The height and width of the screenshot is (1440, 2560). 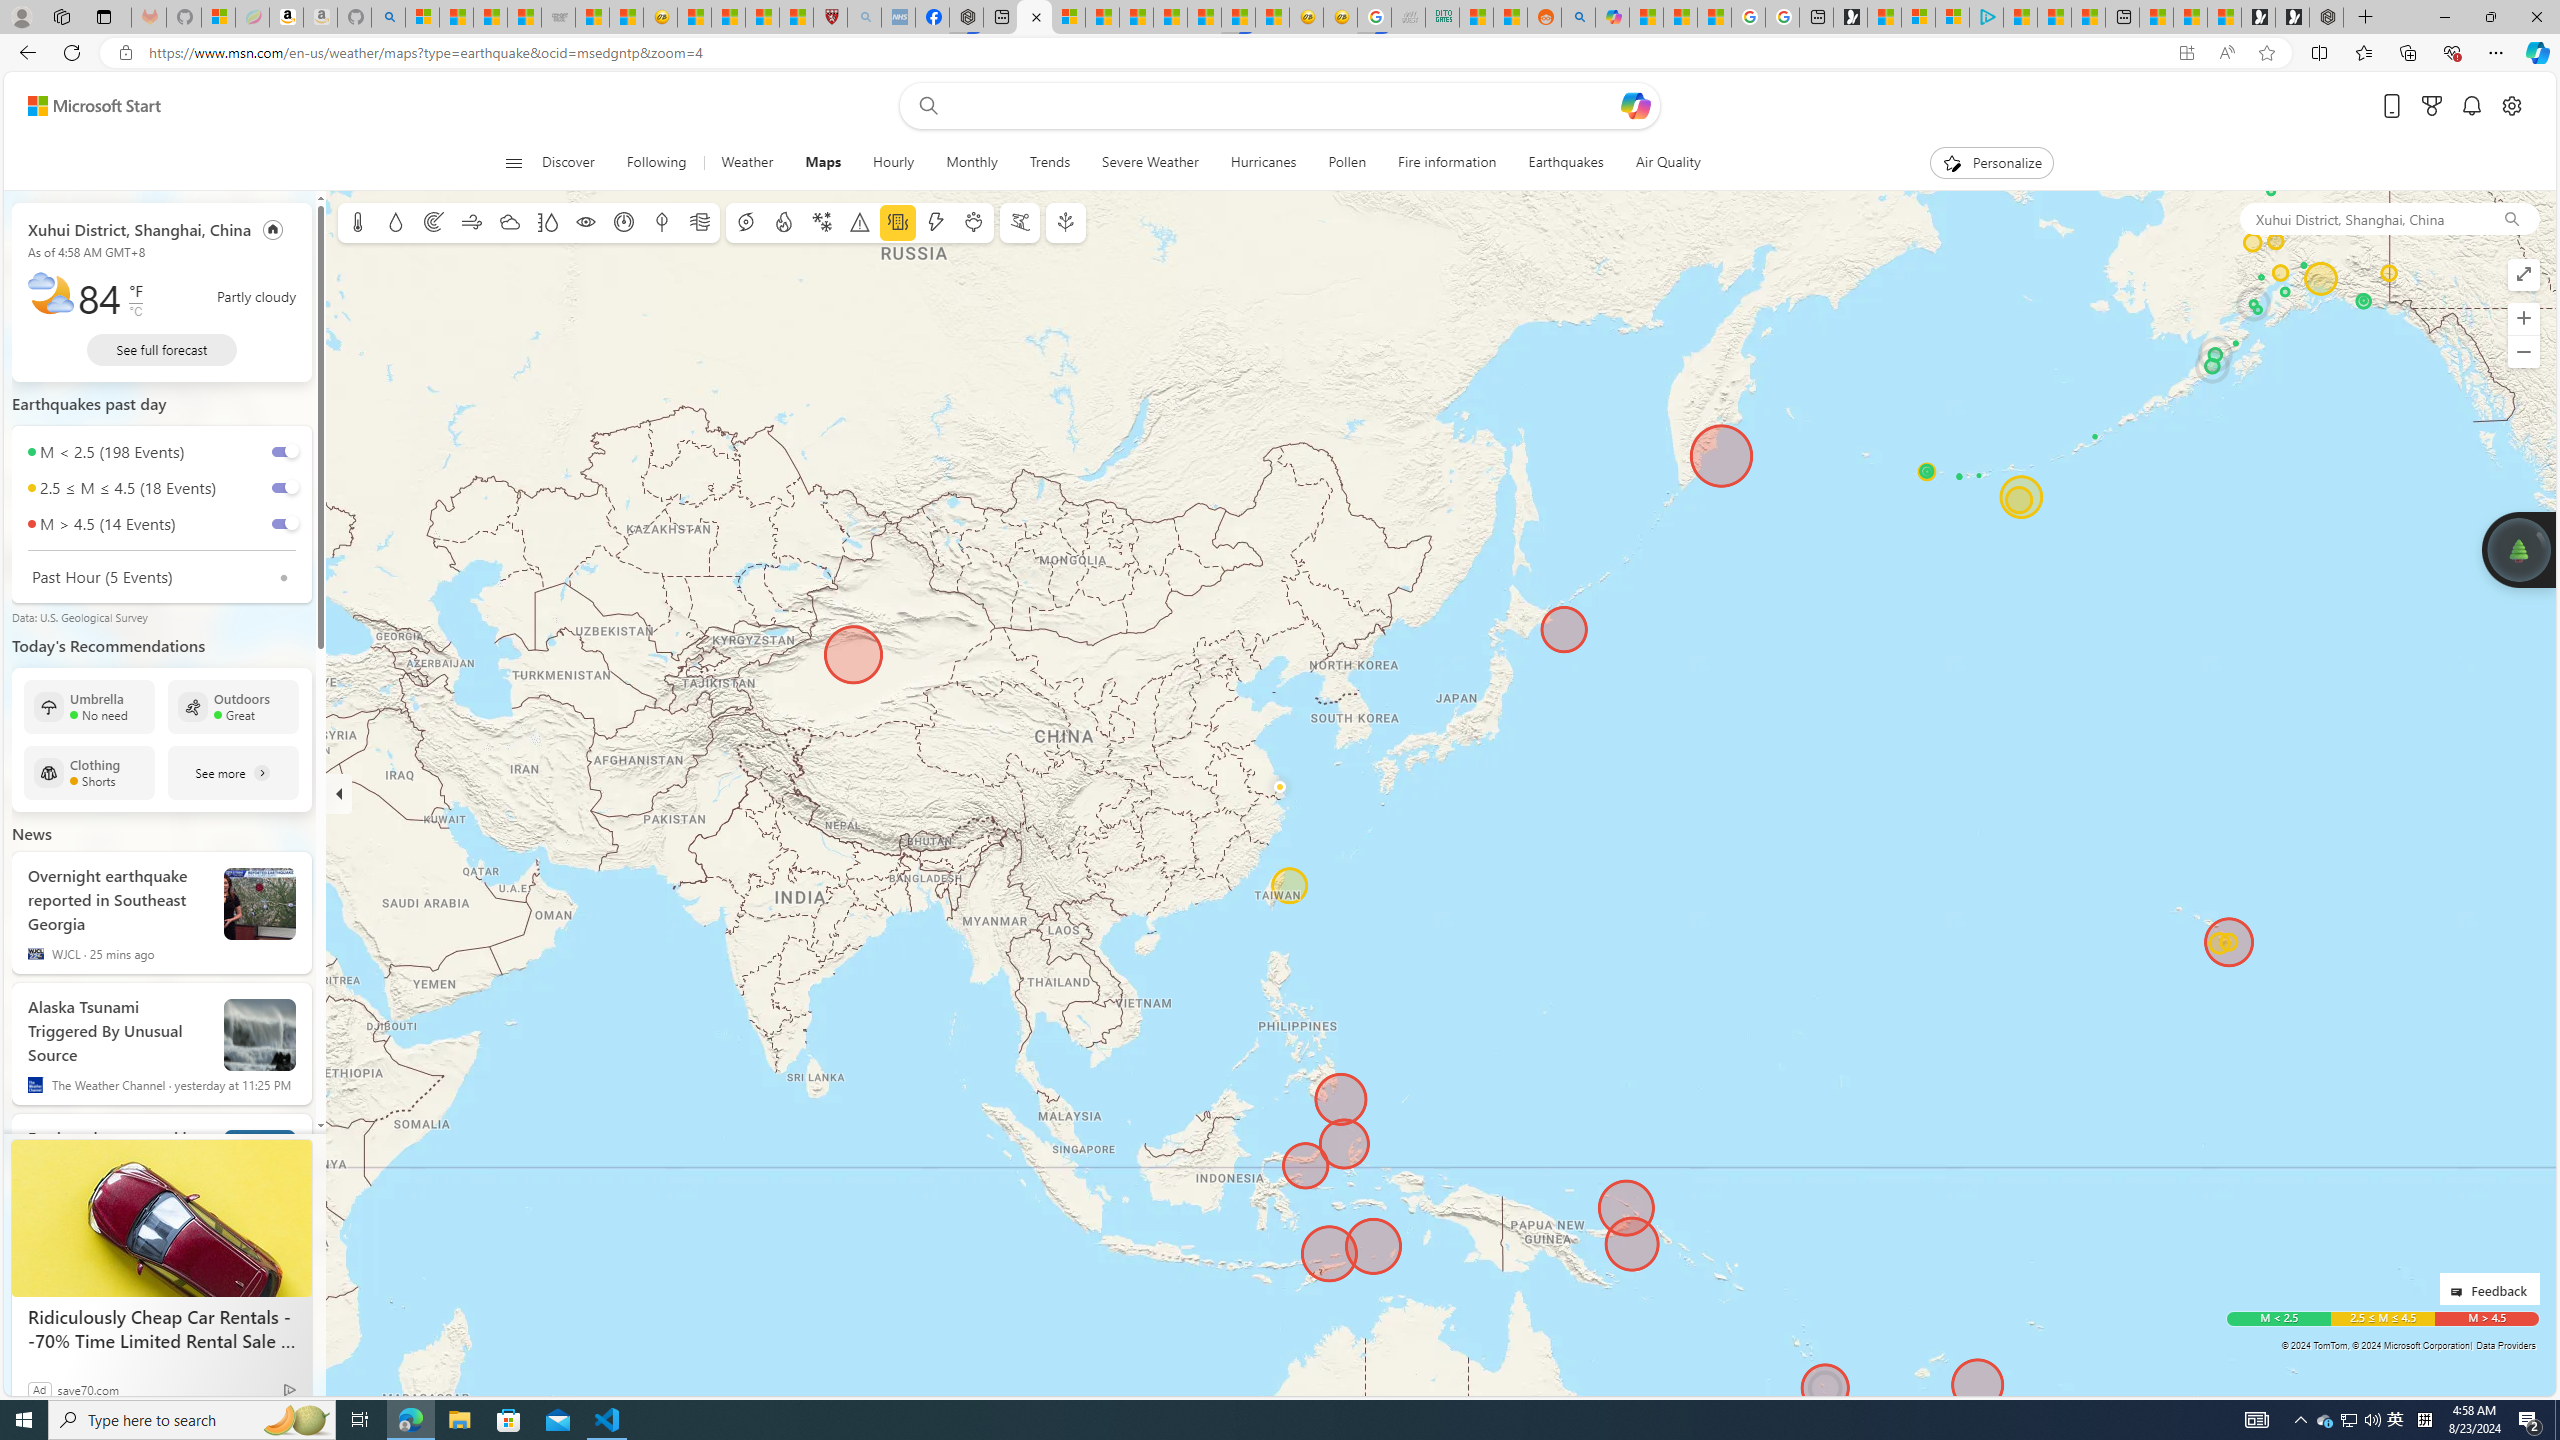 What do you see at coordinates (925, 106) in the screenshot?
I see `'Web search'` at bounding box center [925, 106].